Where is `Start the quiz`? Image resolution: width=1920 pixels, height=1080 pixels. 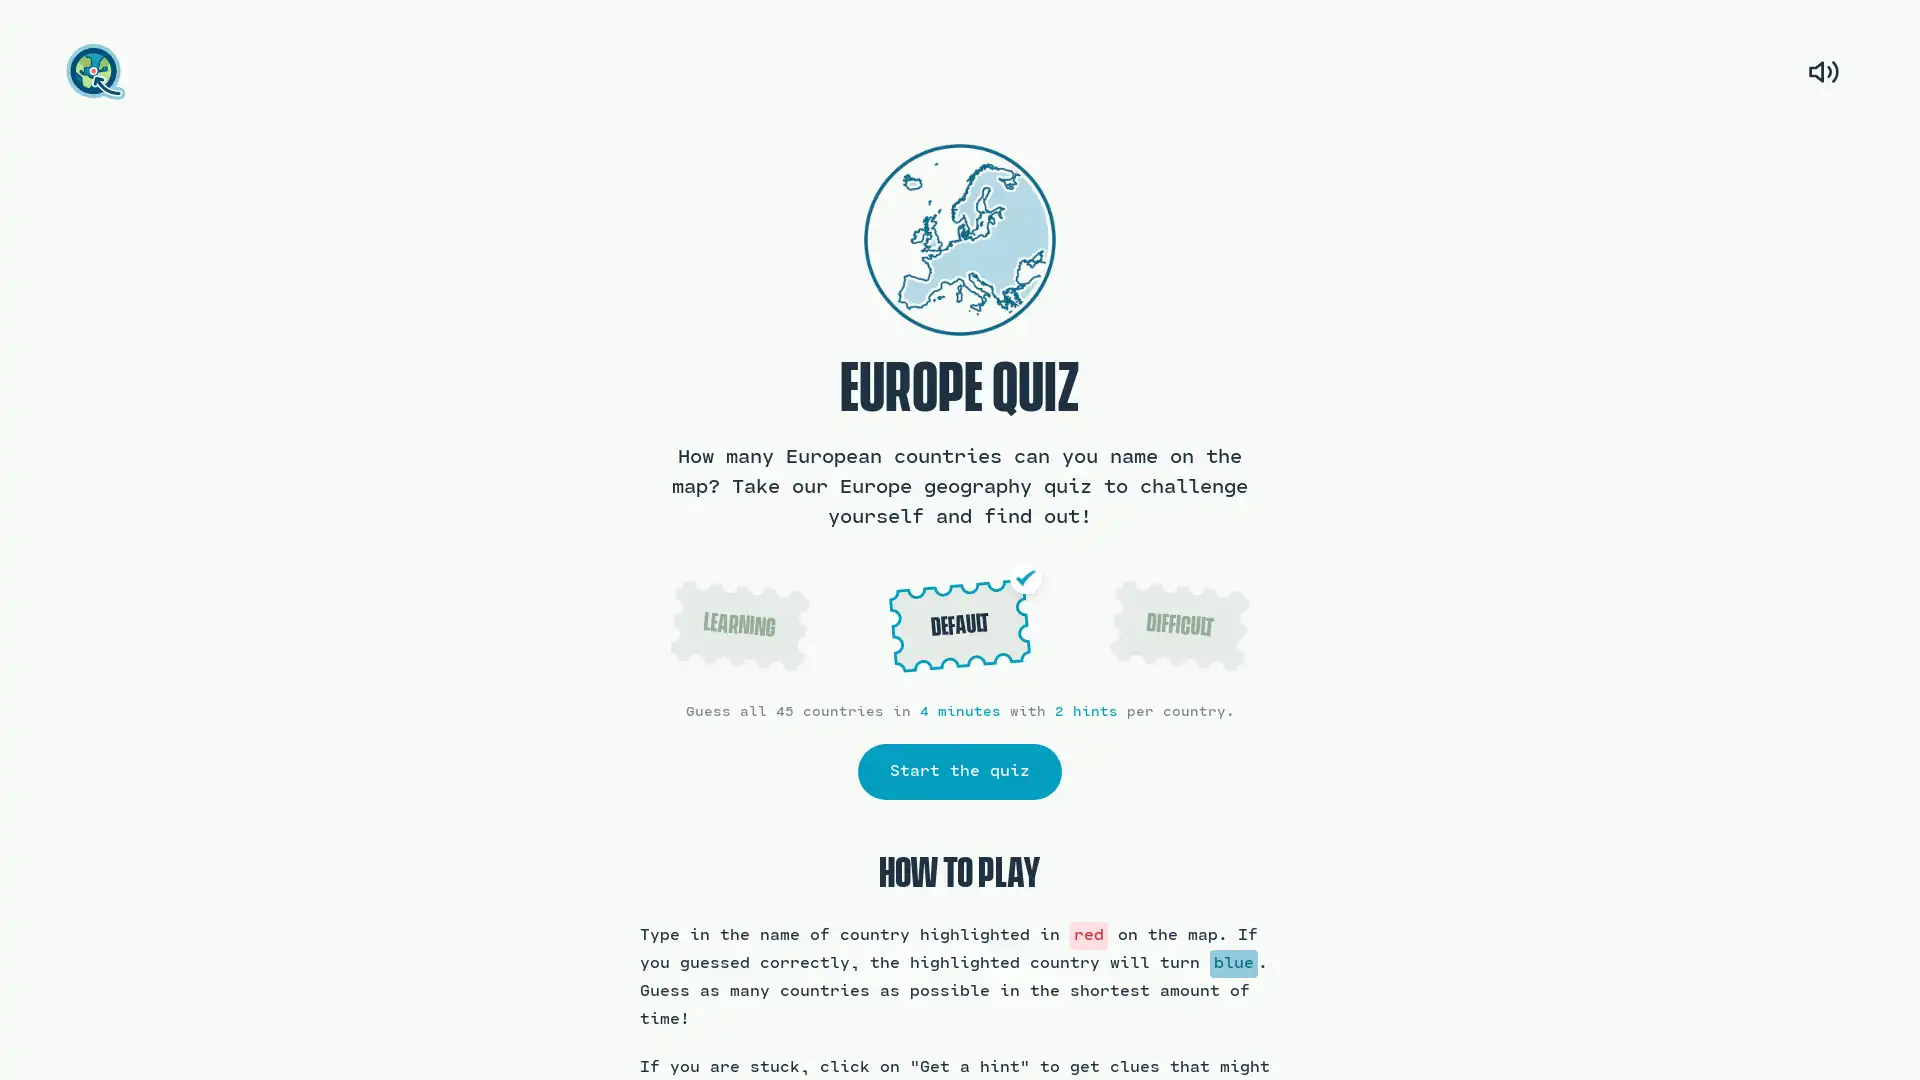
Start the quiz is located at coordinates (960, 770).